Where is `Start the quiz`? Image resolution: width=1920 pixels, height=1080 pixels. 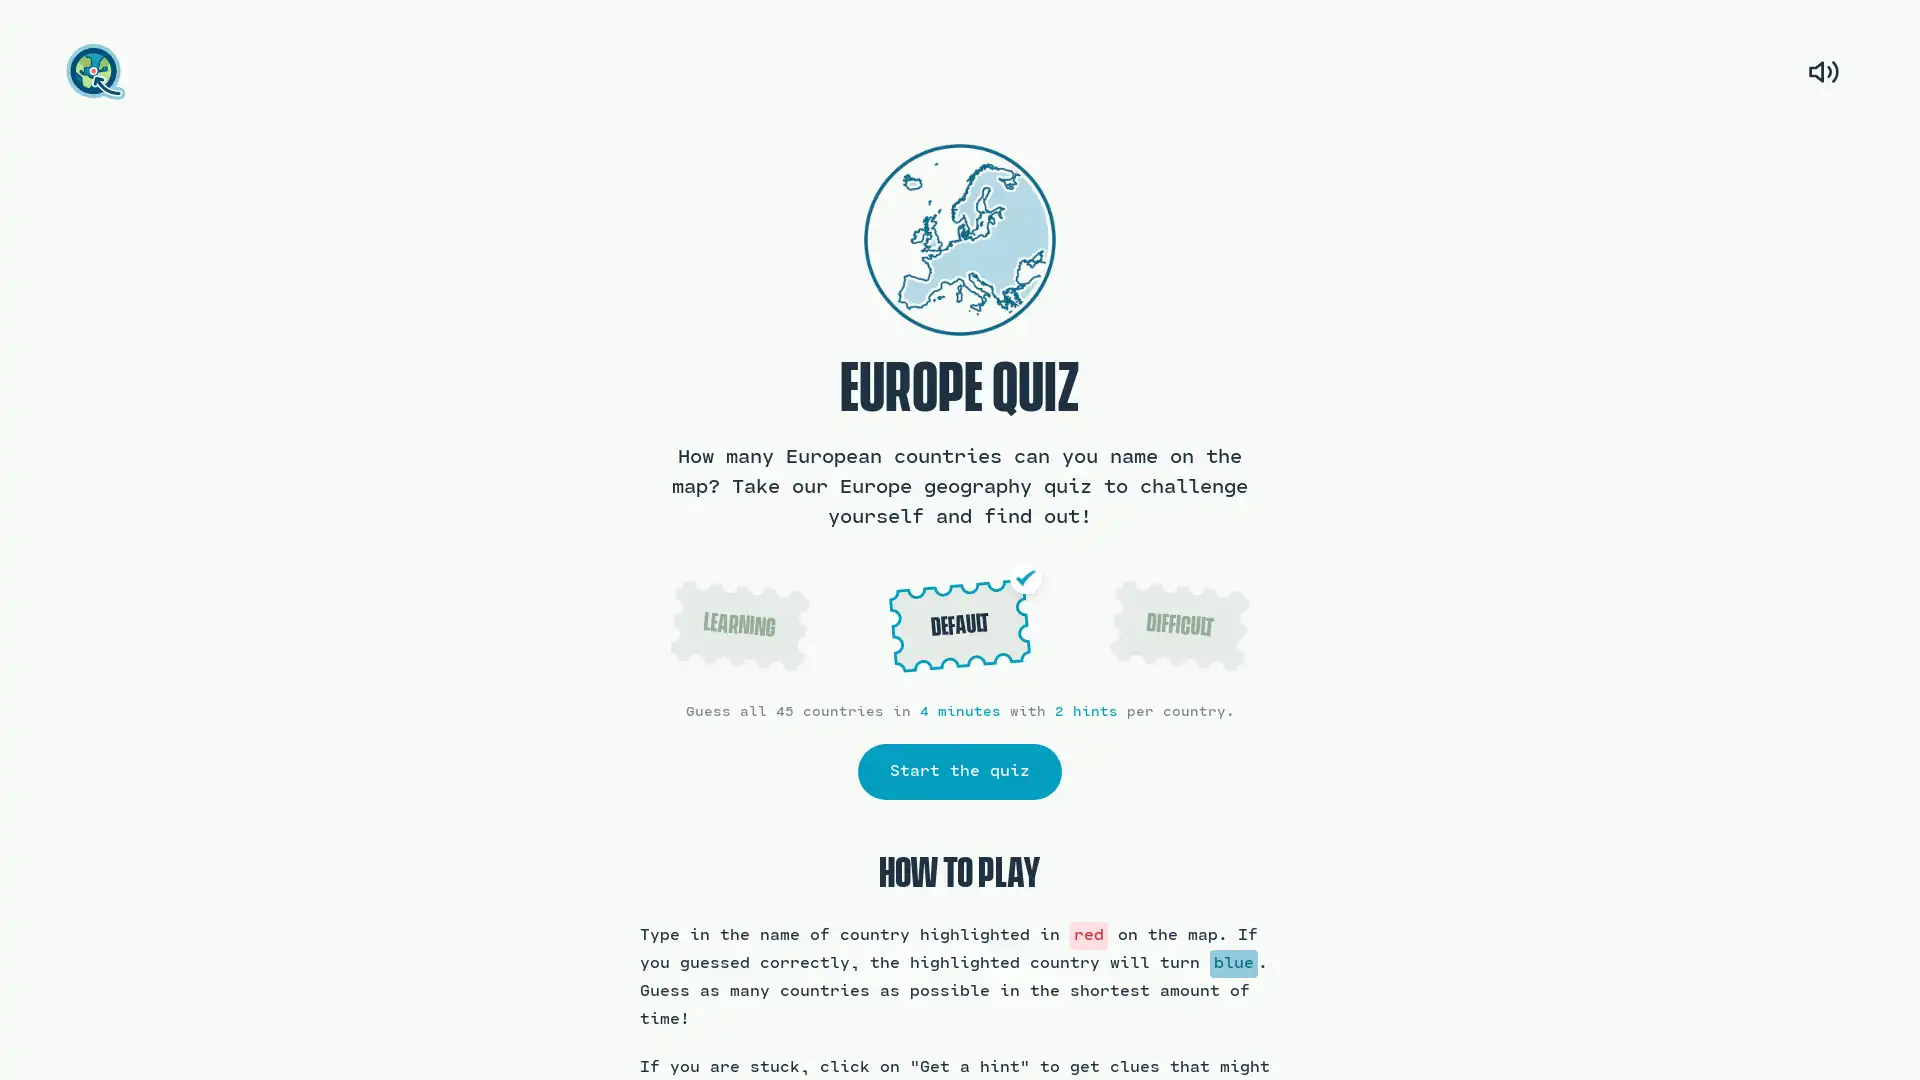
Start the quiz is located at coordinates (960, 770).